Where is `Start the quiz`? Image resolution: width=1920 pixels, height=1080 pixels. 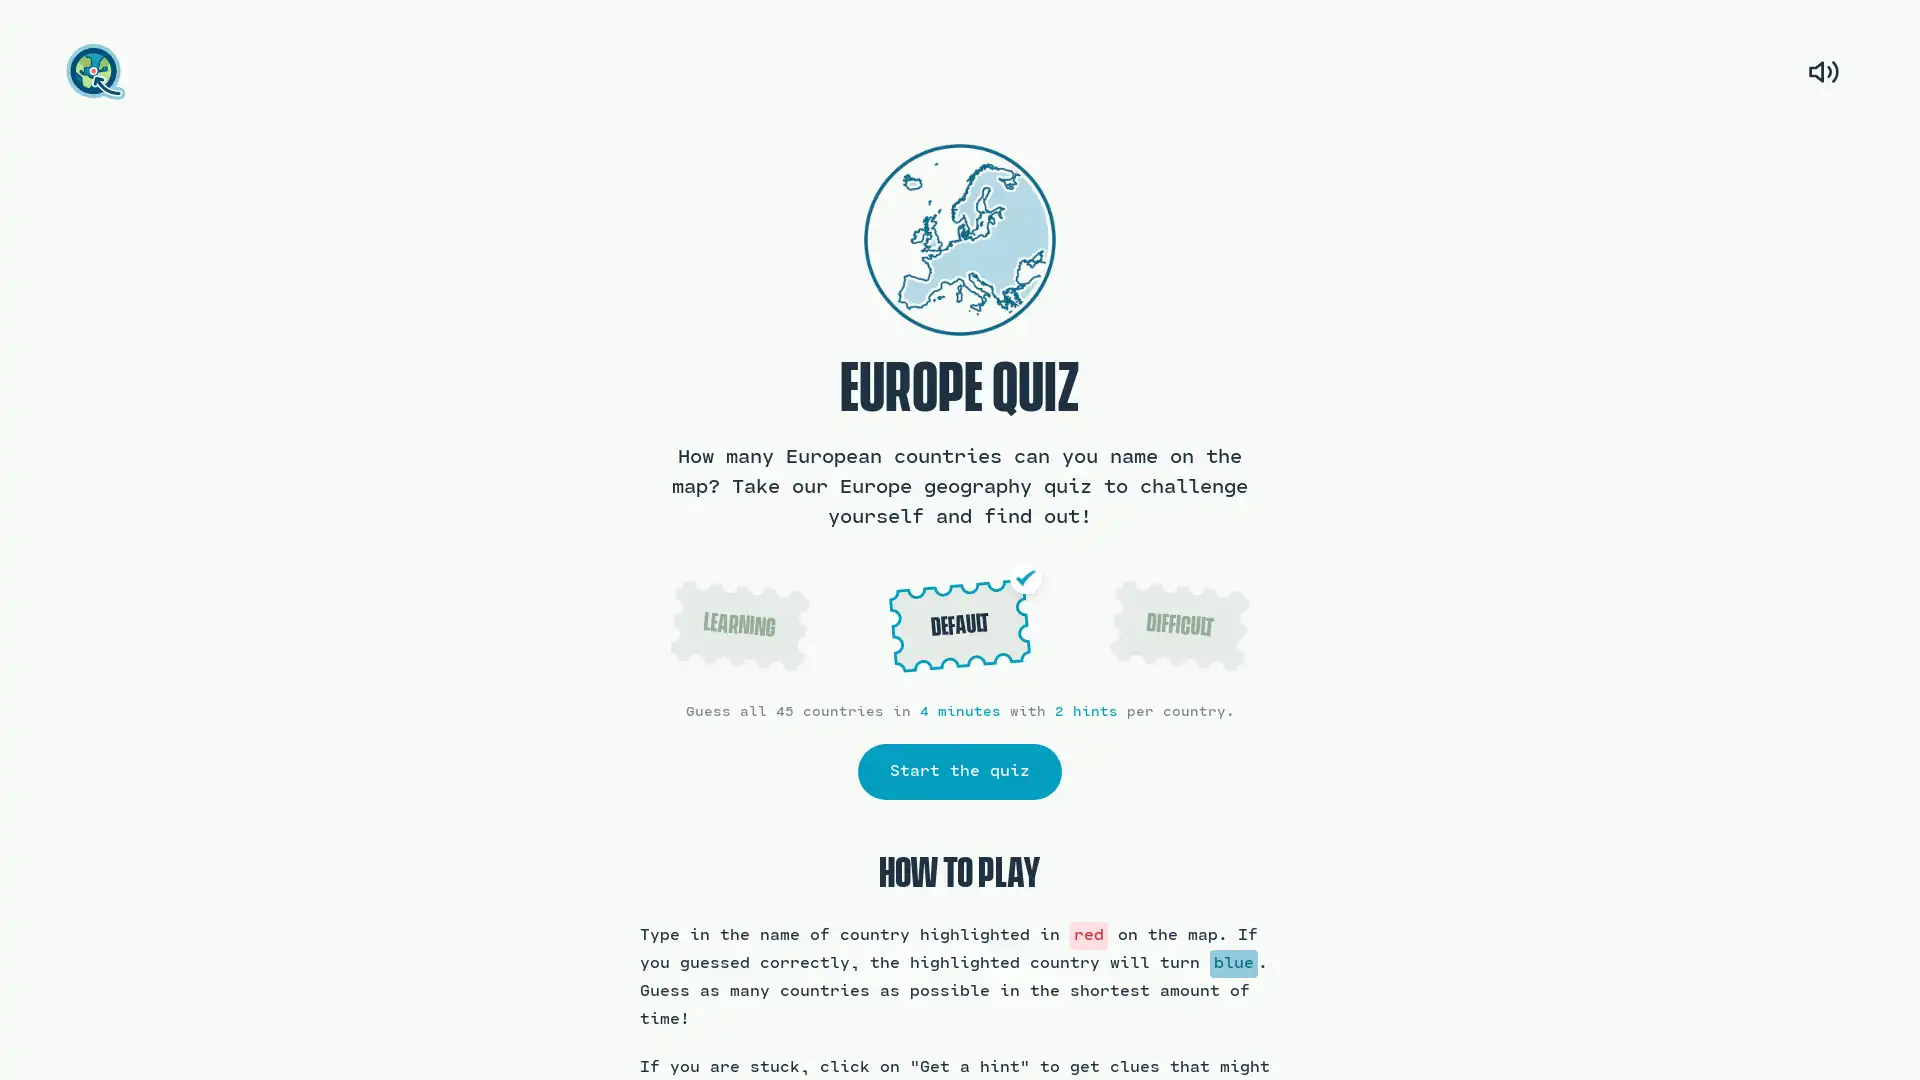
Start the quiz is located at coordinates (960, 770).